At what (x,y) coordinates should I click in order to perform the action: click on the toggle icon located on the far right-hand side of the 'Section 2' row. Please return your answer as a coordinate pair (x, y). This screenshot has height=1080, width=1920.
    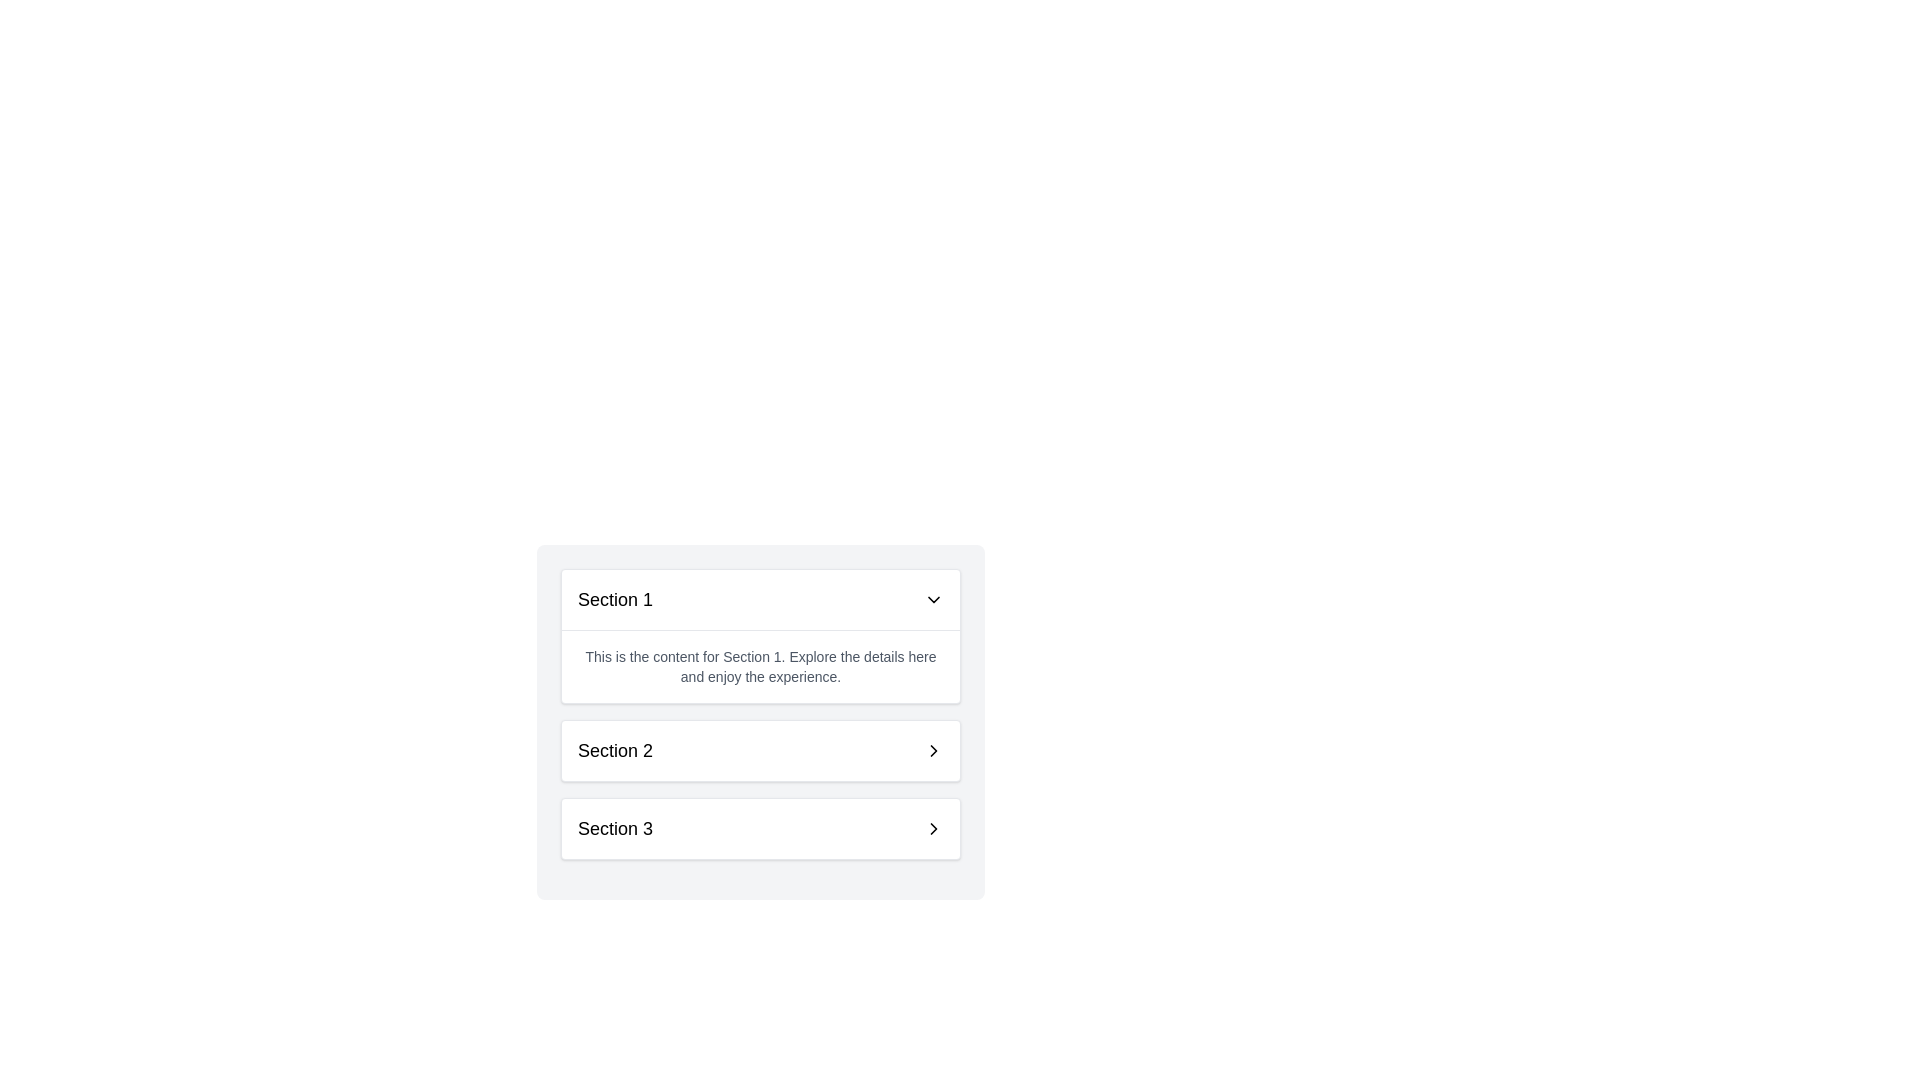
    Looking at the image, I should click on (933, 751).